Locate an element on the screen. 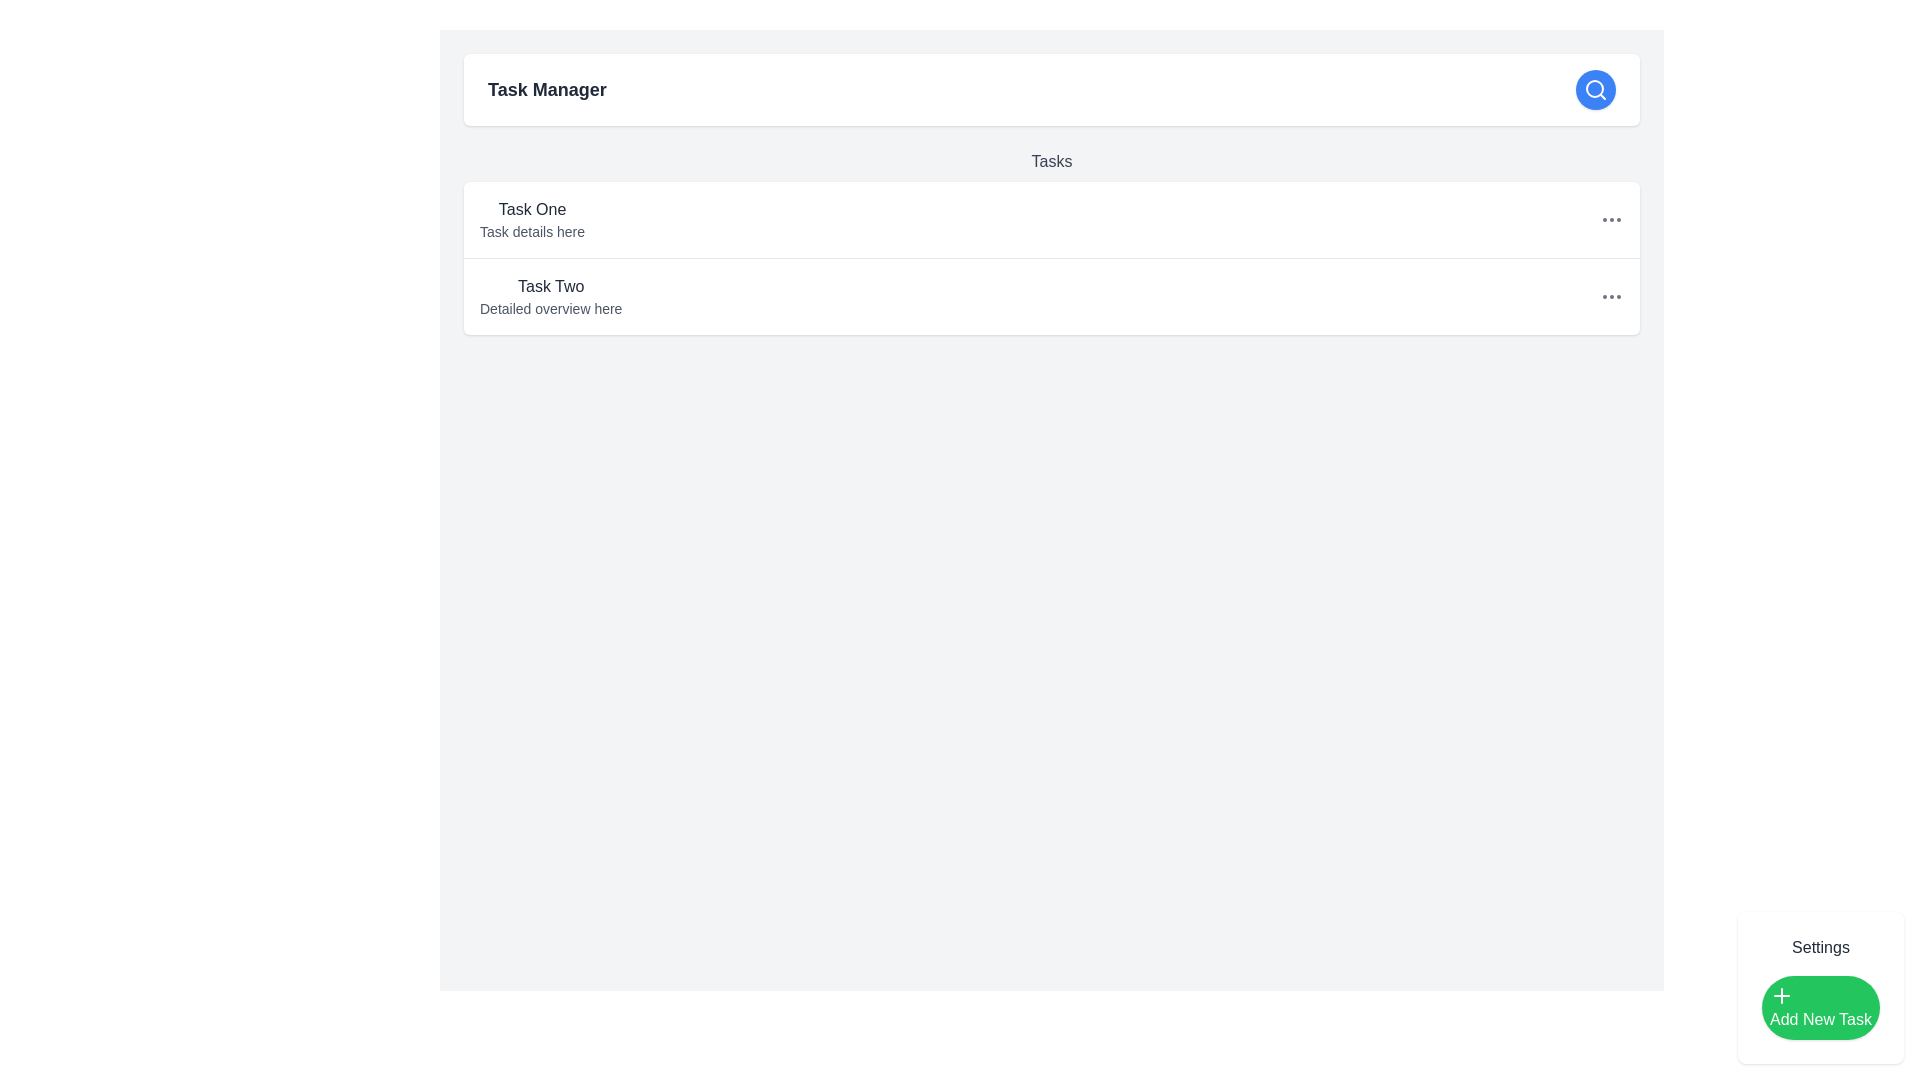  text element that contains 'Detailed overview here', located below the title 'Task Two' in the second entry of the task list is located at coordinates (551, 308).